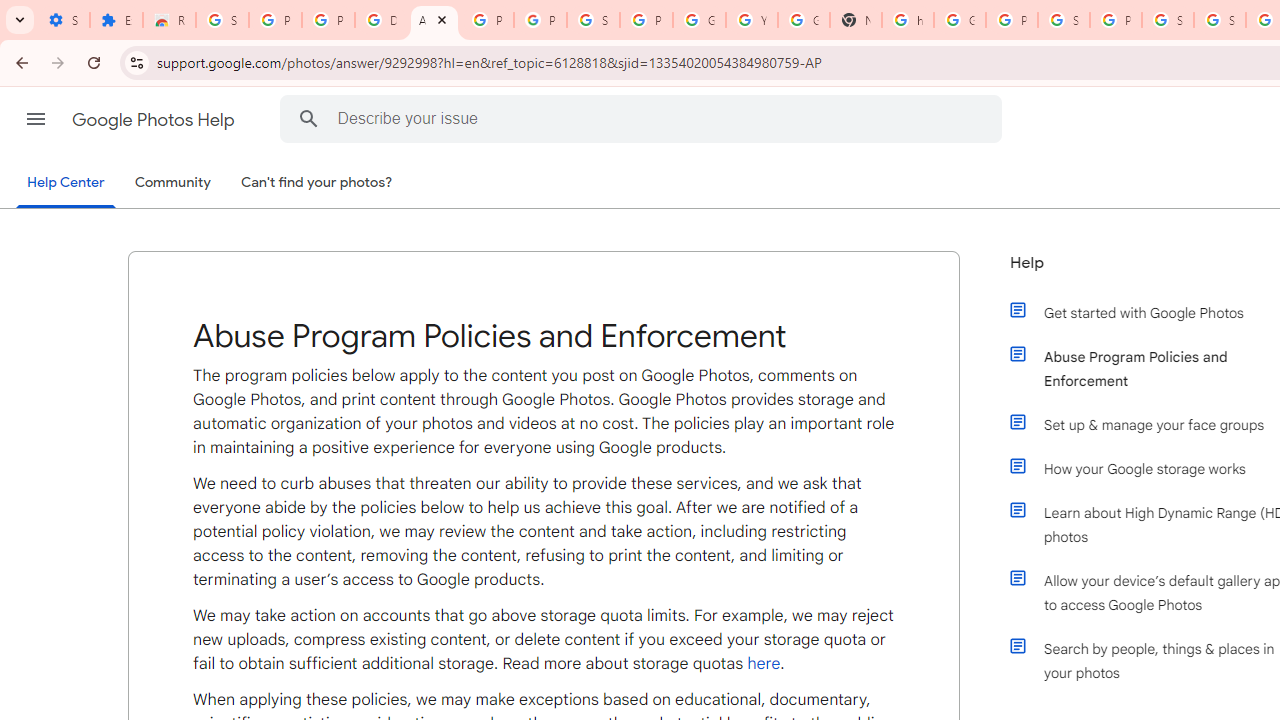  Describe the element at coordinates (751, 20) in the screenshot. I see `'YouTube'` at that location.